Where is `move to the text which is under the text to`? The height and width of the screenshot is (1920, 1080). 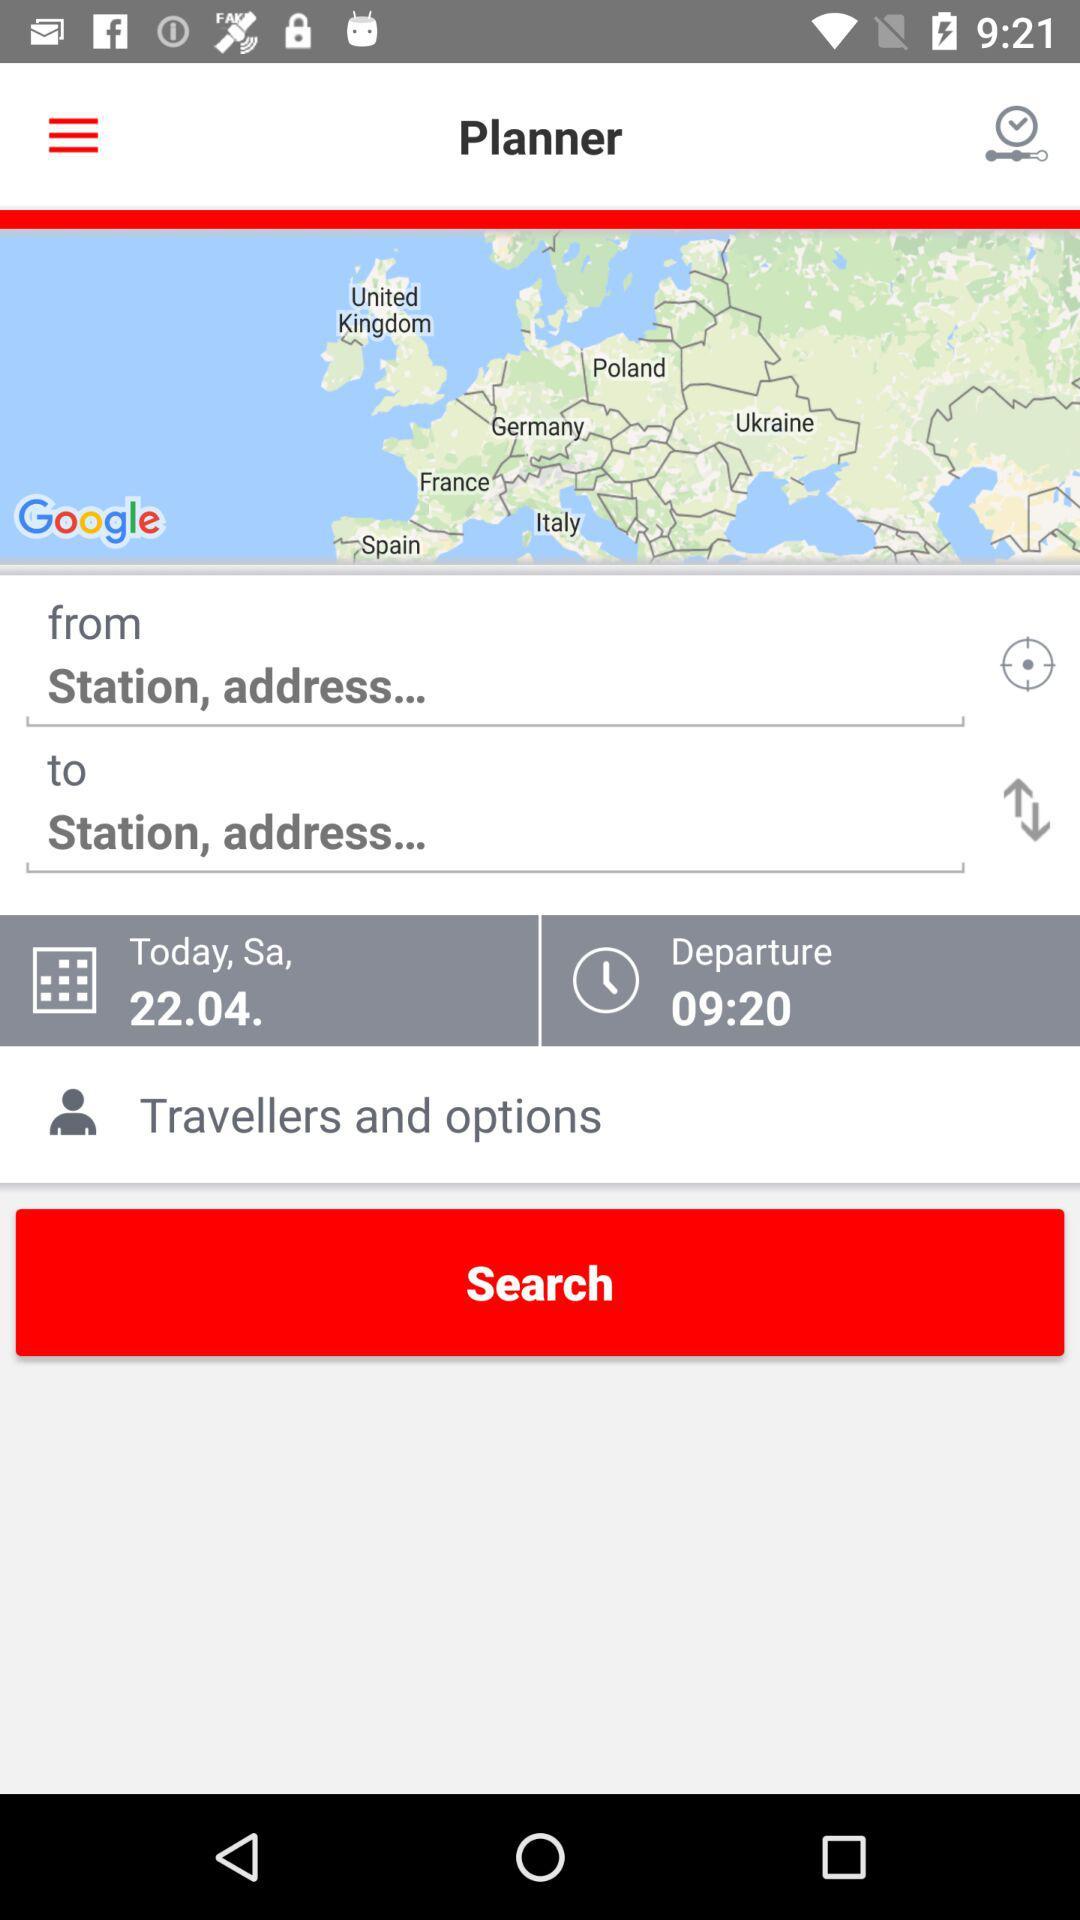
move to the text which is under the text to is located at coordinates (495, 831).